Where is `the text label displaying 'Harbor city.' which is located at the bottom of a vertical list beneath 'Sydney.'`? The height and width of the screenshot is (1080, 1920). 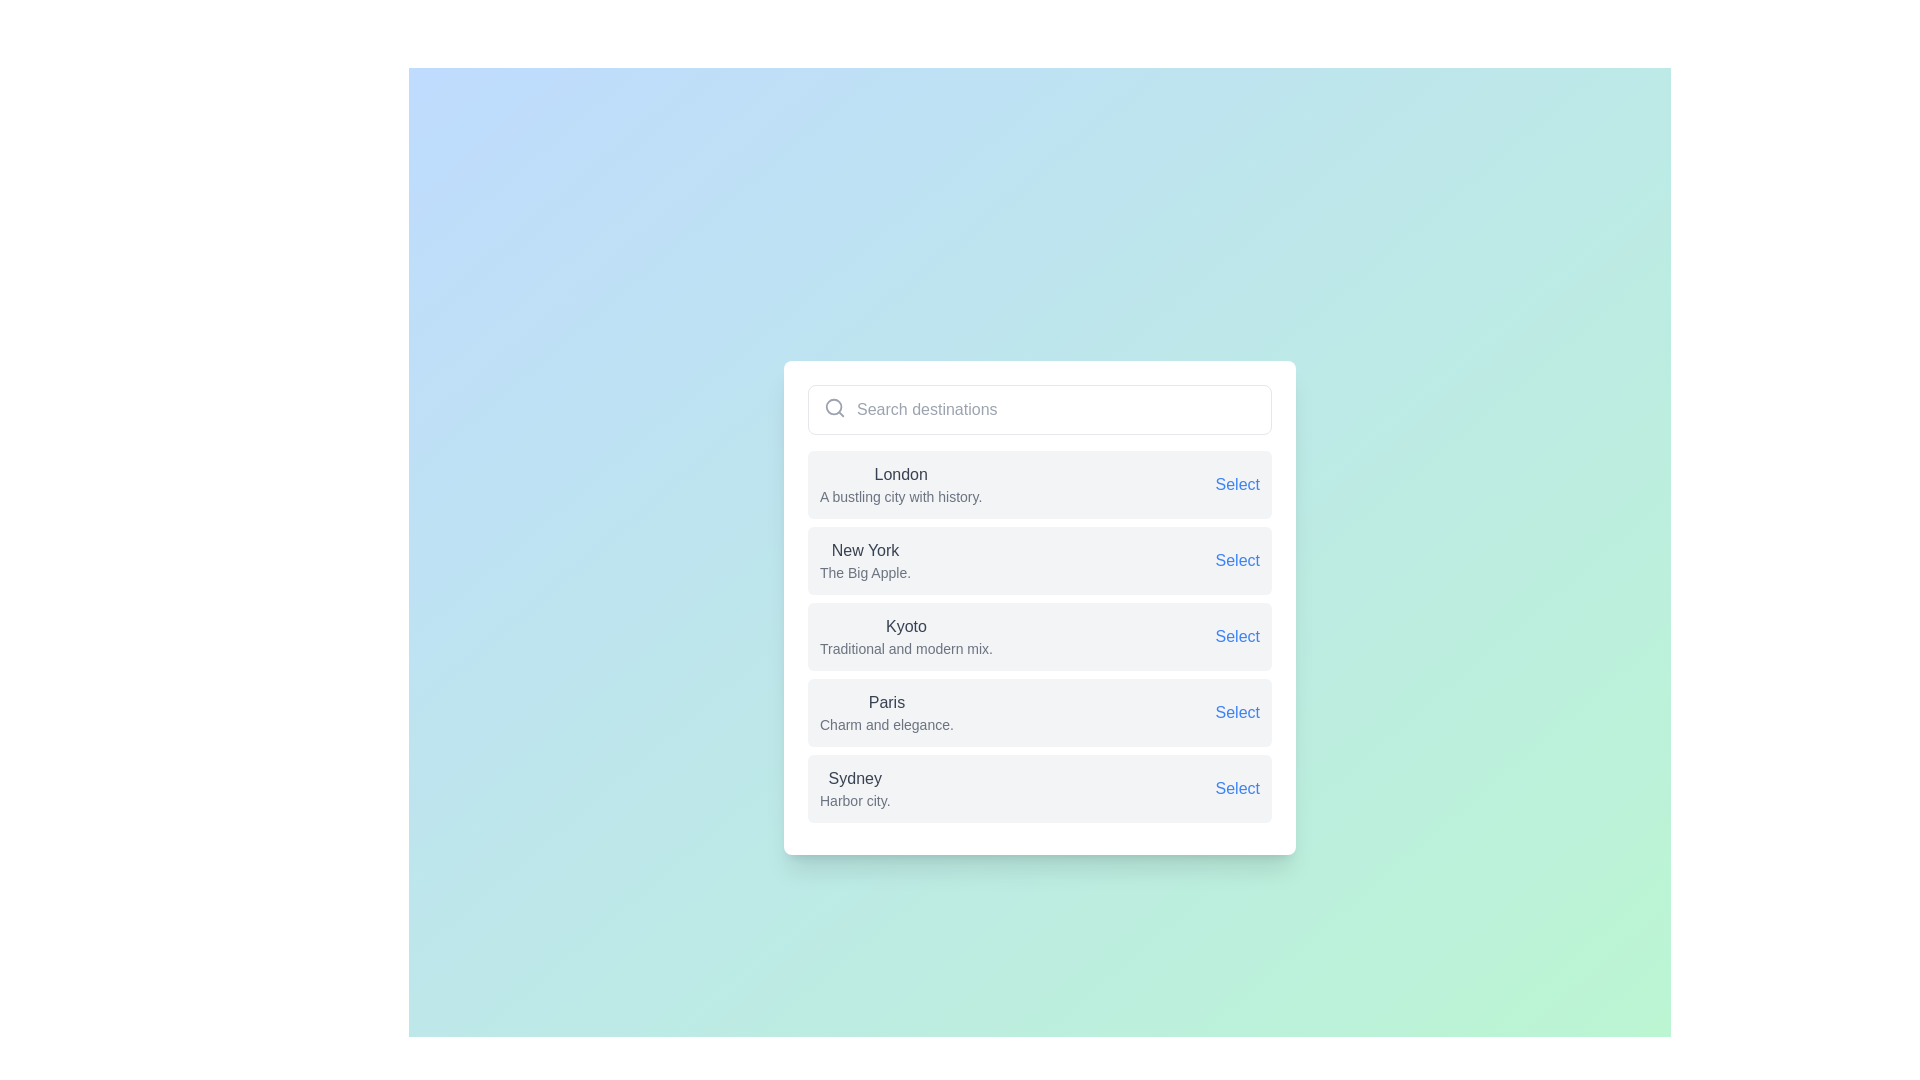 the text label displaying 'Harbor city.' which is located at the bottom of a vertical list beneath 'Sydney.' is located at coordinates (855, 800).